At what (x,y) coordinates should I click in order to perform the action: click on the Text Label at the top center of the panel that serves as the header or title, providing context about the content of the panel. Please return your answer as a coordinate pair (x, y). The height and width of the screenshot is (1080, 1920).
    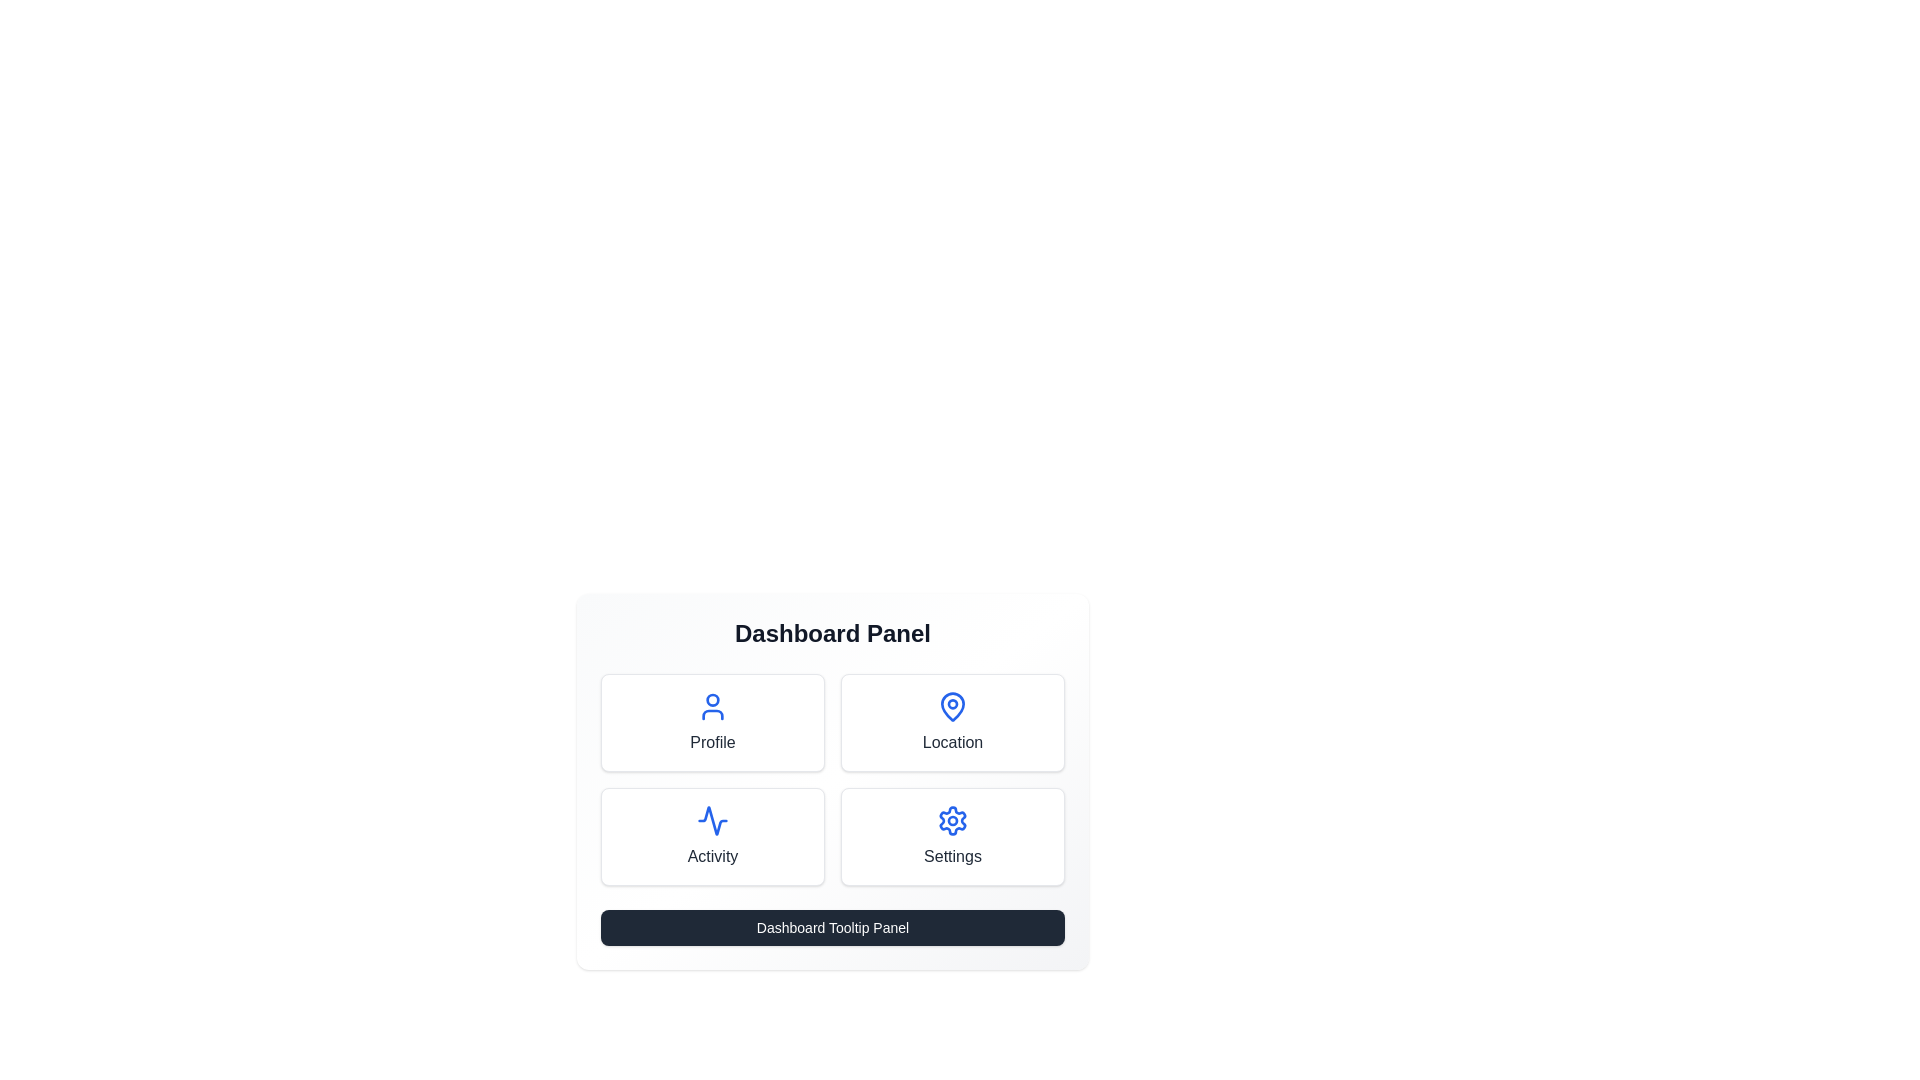
    Looking at the image, I should click on (833, 633).